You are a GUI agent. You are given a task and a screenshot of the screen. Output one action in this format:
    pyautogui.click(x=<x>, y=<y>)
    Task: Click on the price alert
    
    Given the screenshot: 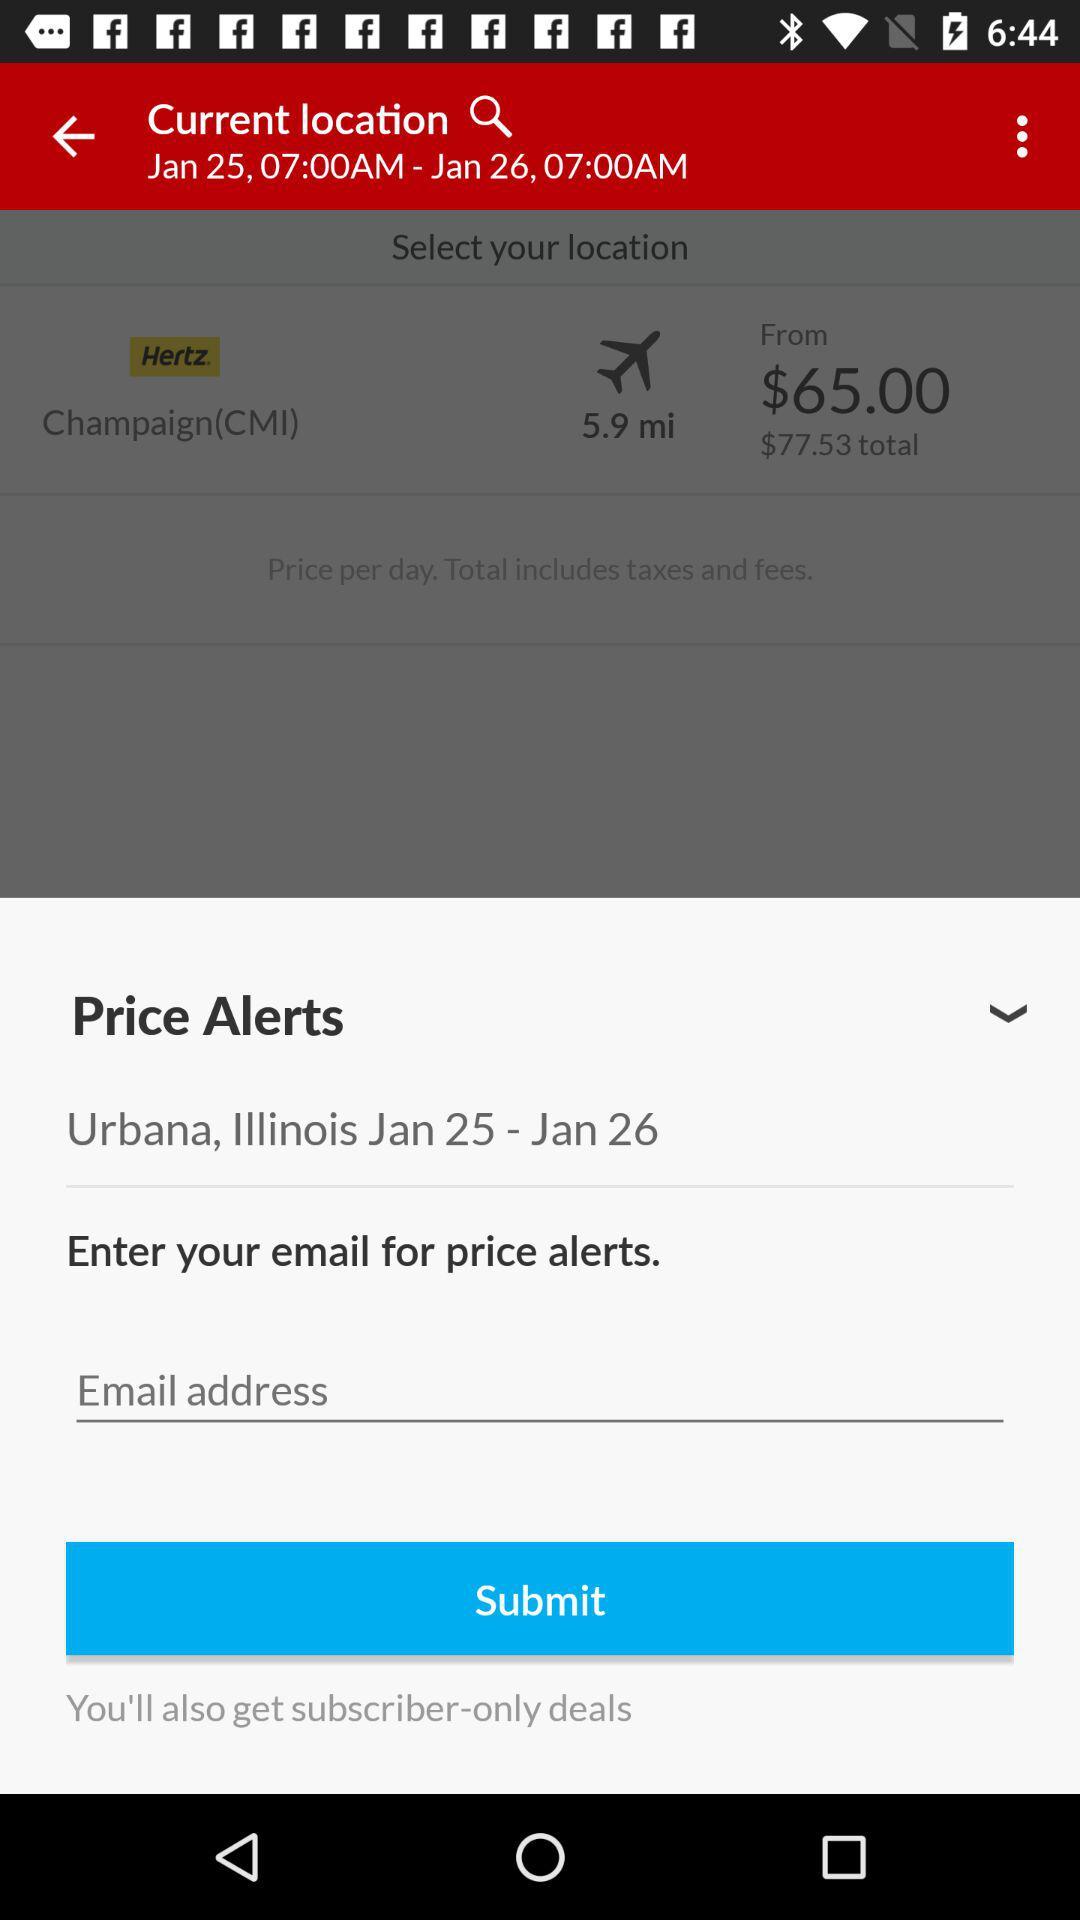 What is the action you would take?
    pyautogui.click(x=1008, y=1013)
    